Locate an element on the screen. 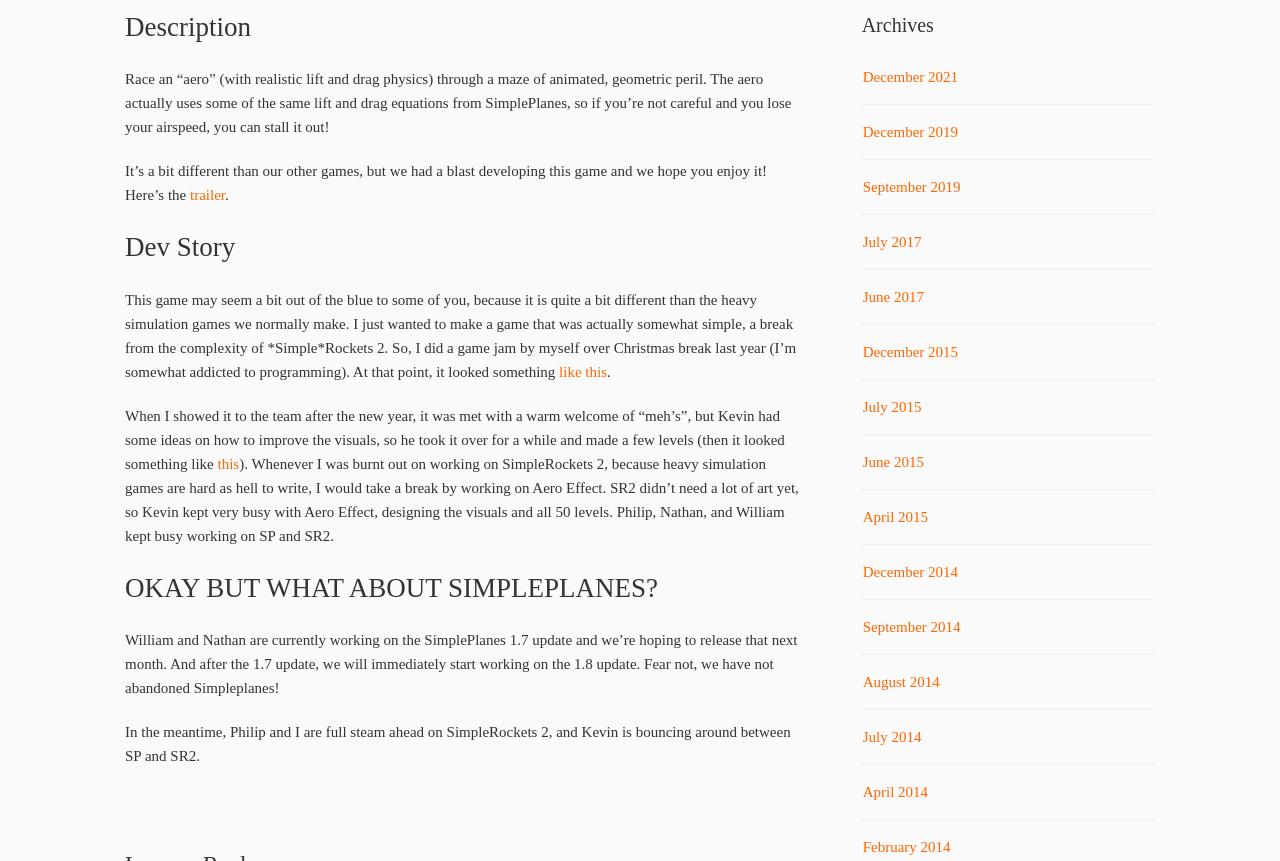  'August 2014' is located at coordinates (861, 680).